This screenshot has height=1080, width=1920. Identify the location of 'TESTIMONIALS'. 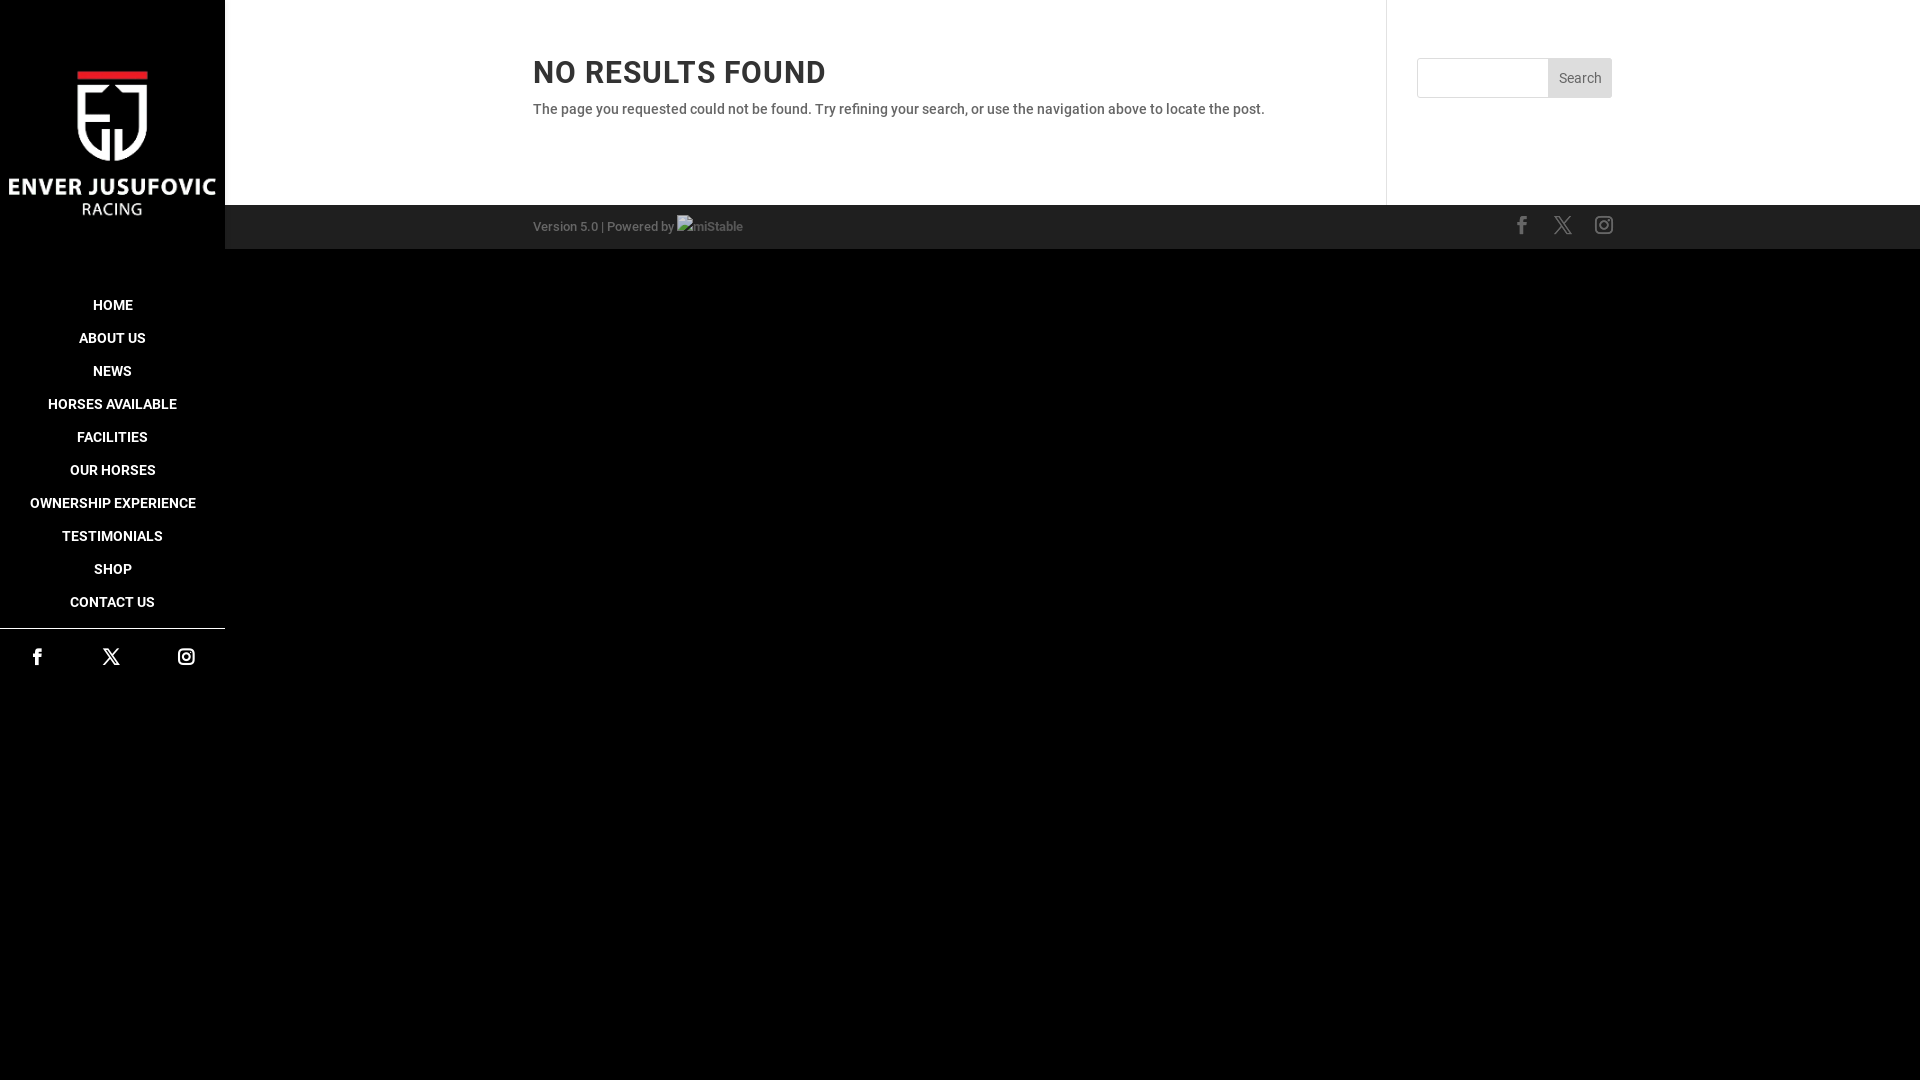
(111, 545).